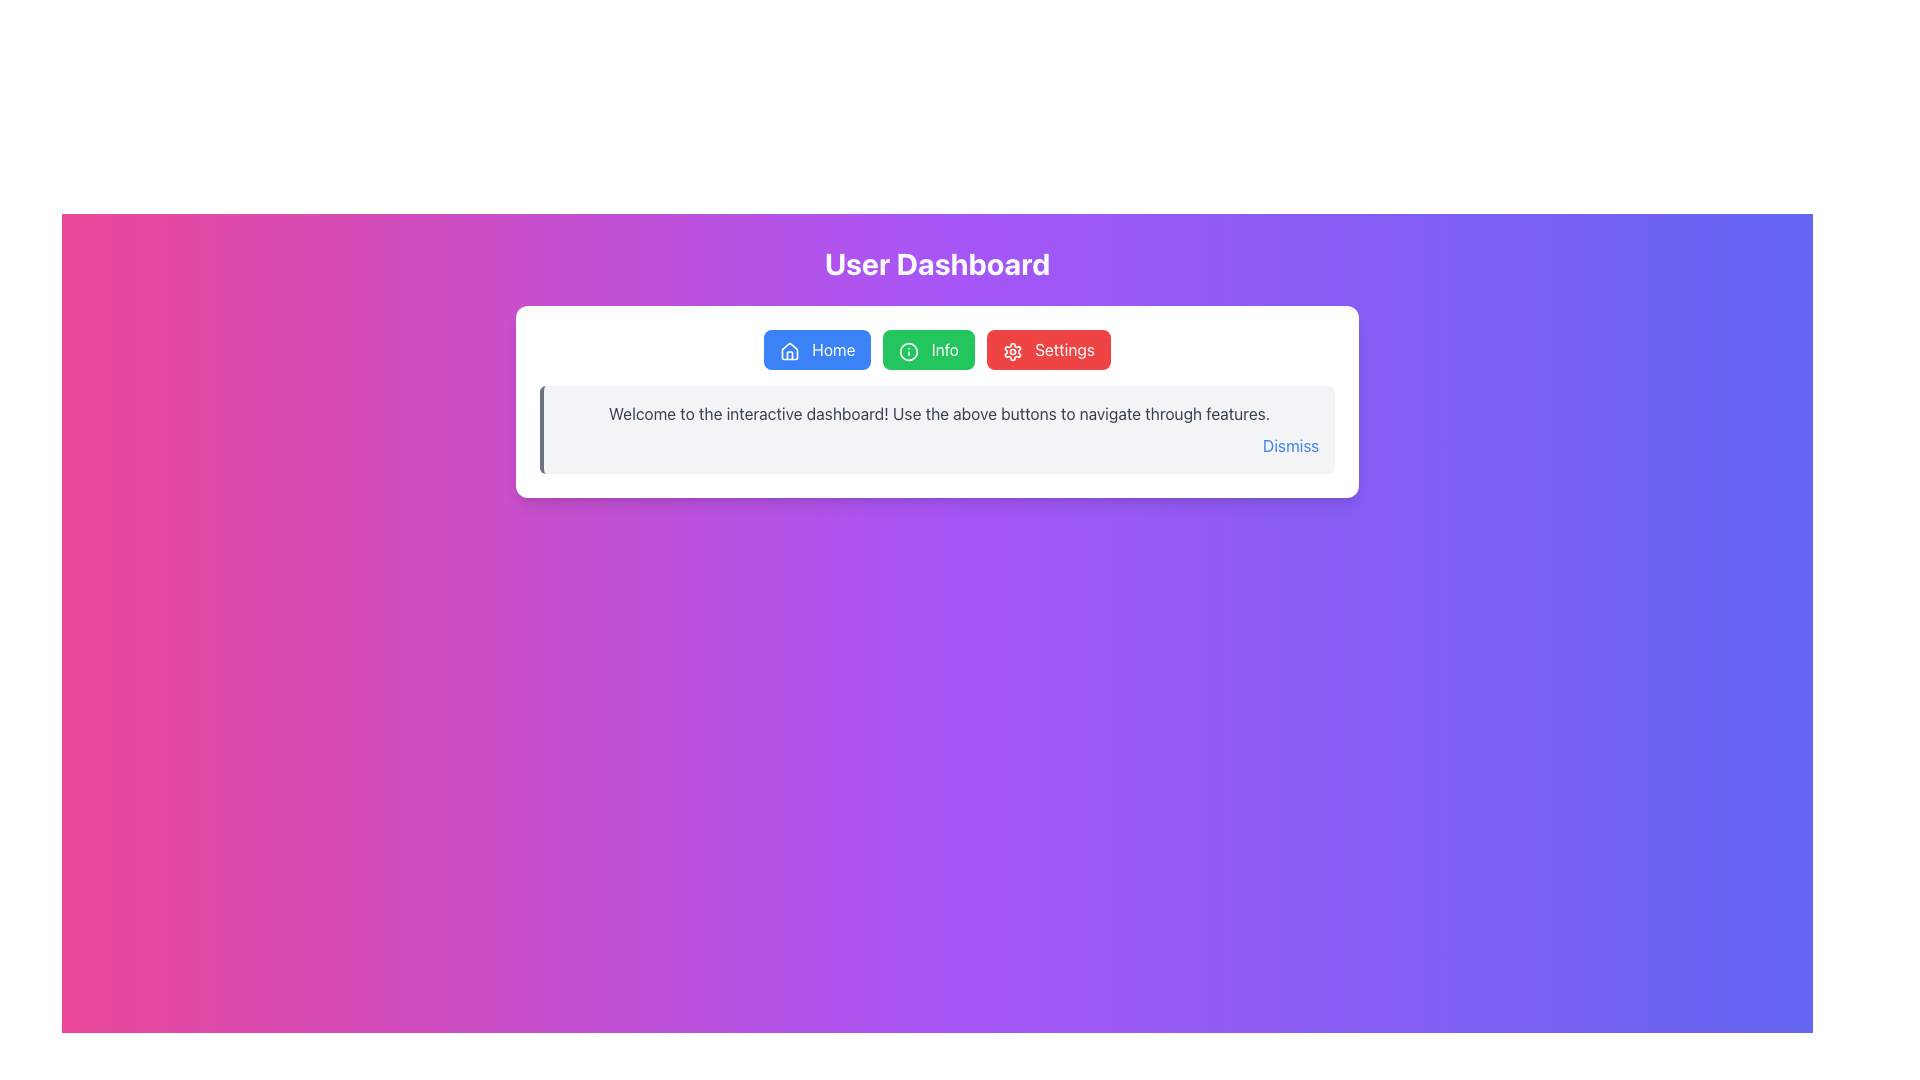 Image resolution: width=1920 pixels, height=1080 pixels. What do you see at coordinates (908, 350) in the screenshot?
I see `the 'Info' button` at bounding box center [908, 350].